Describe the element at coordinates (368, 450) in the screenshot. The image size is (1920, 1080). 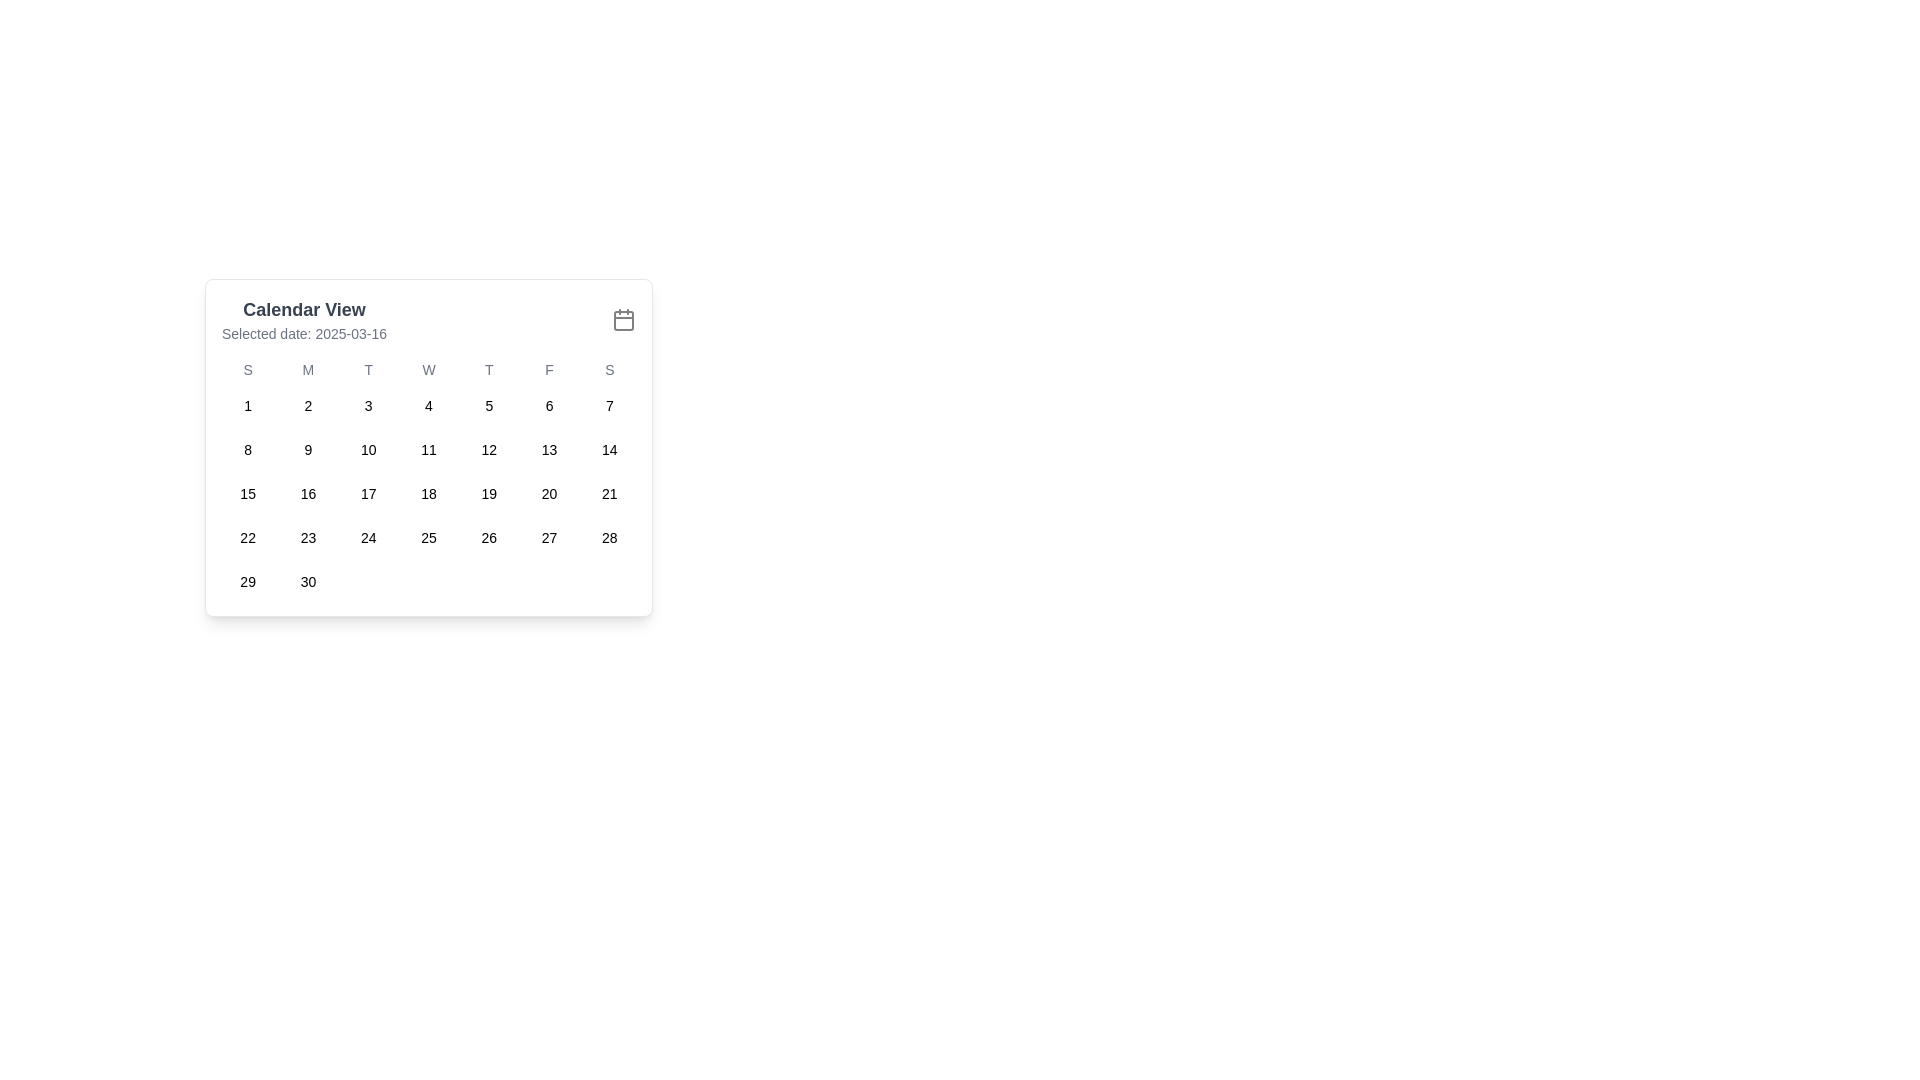
I see `the calendar date cell representing the day '10'` at that location.